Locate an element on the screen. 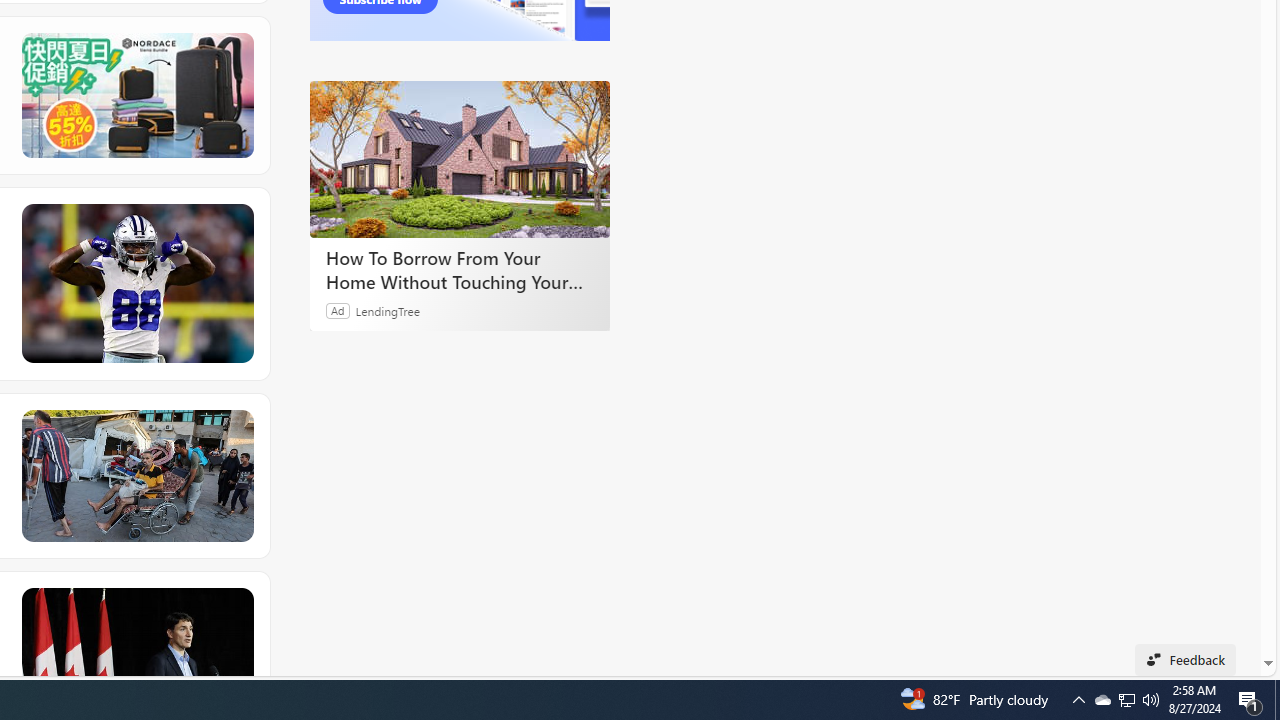  'LendingTree' is located at coordinates (387, 310).